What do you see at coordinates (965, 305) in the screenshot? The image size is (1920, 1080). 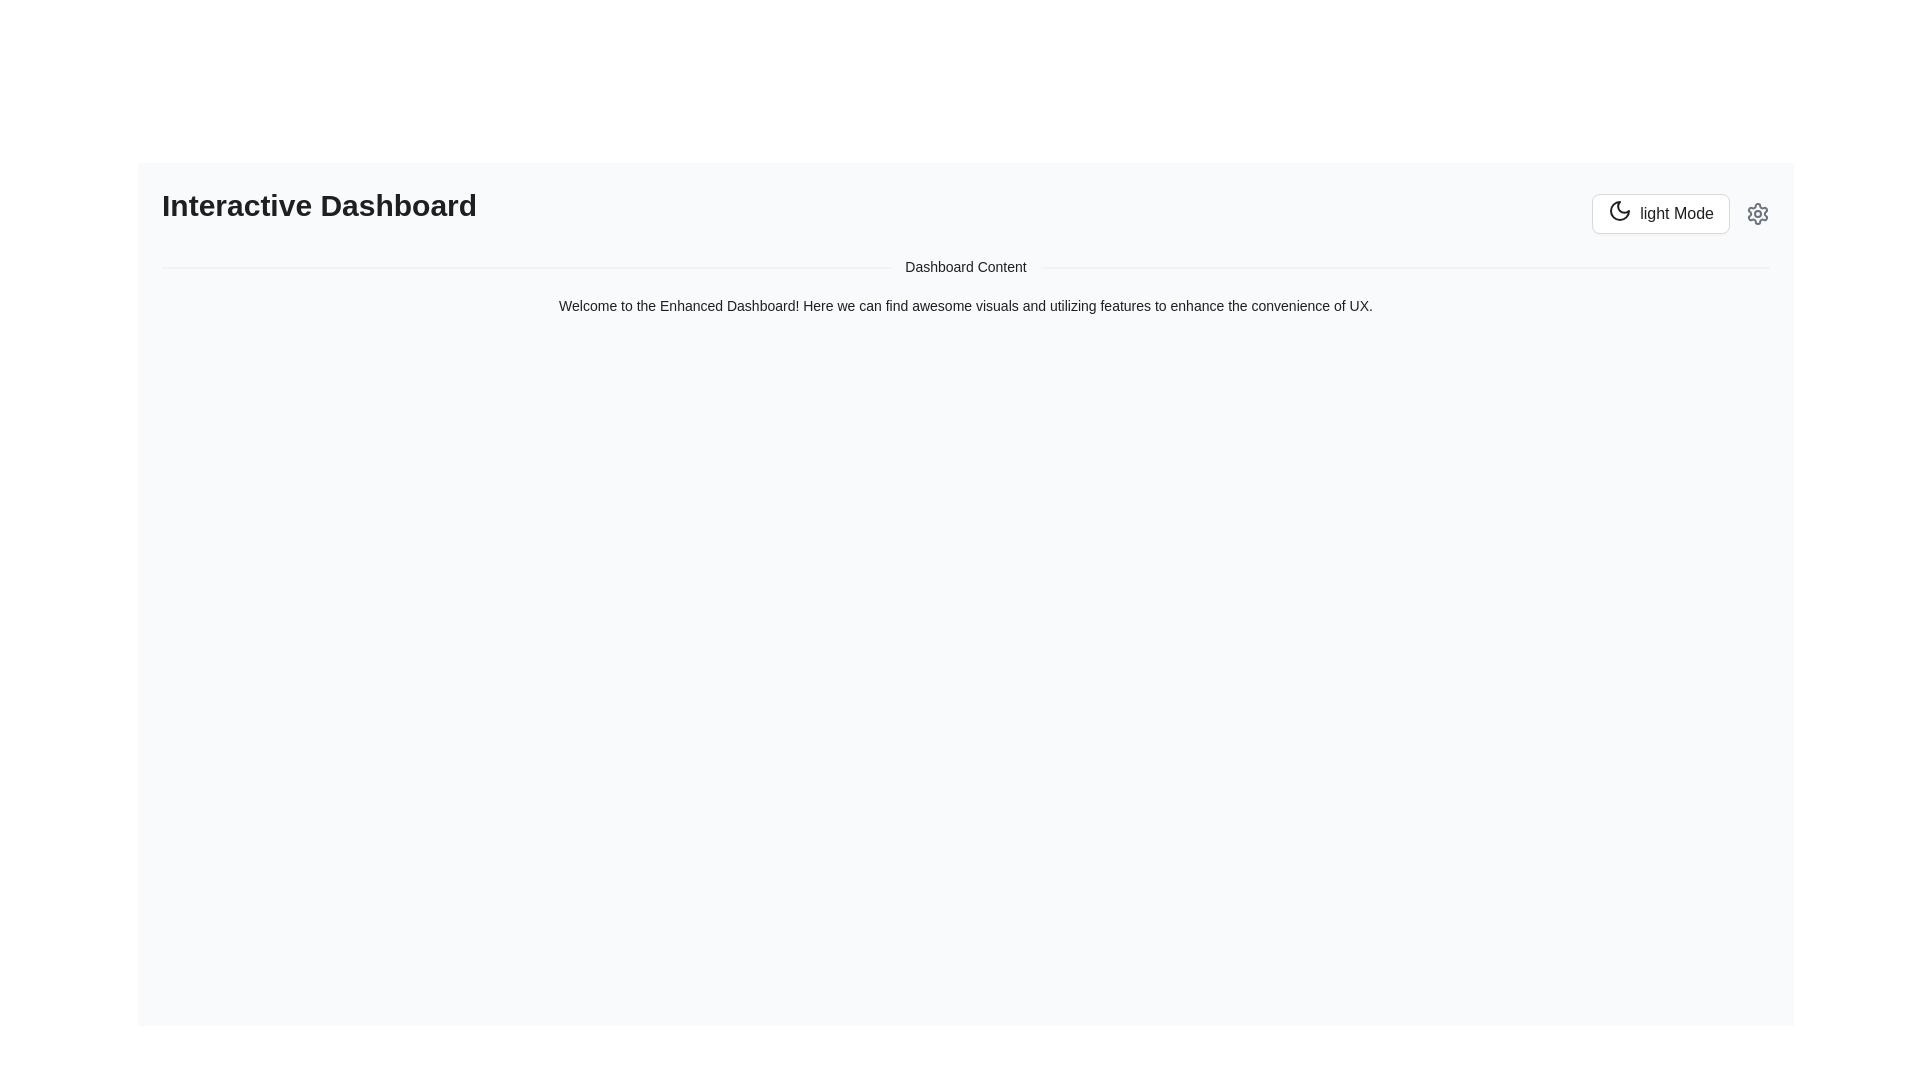 I see `the static text label that reads 'Welcome to the Enhanced Dashboard!' which is centrally positioned in the 'Dashboard Content' section` at bounding box center [965, 305].